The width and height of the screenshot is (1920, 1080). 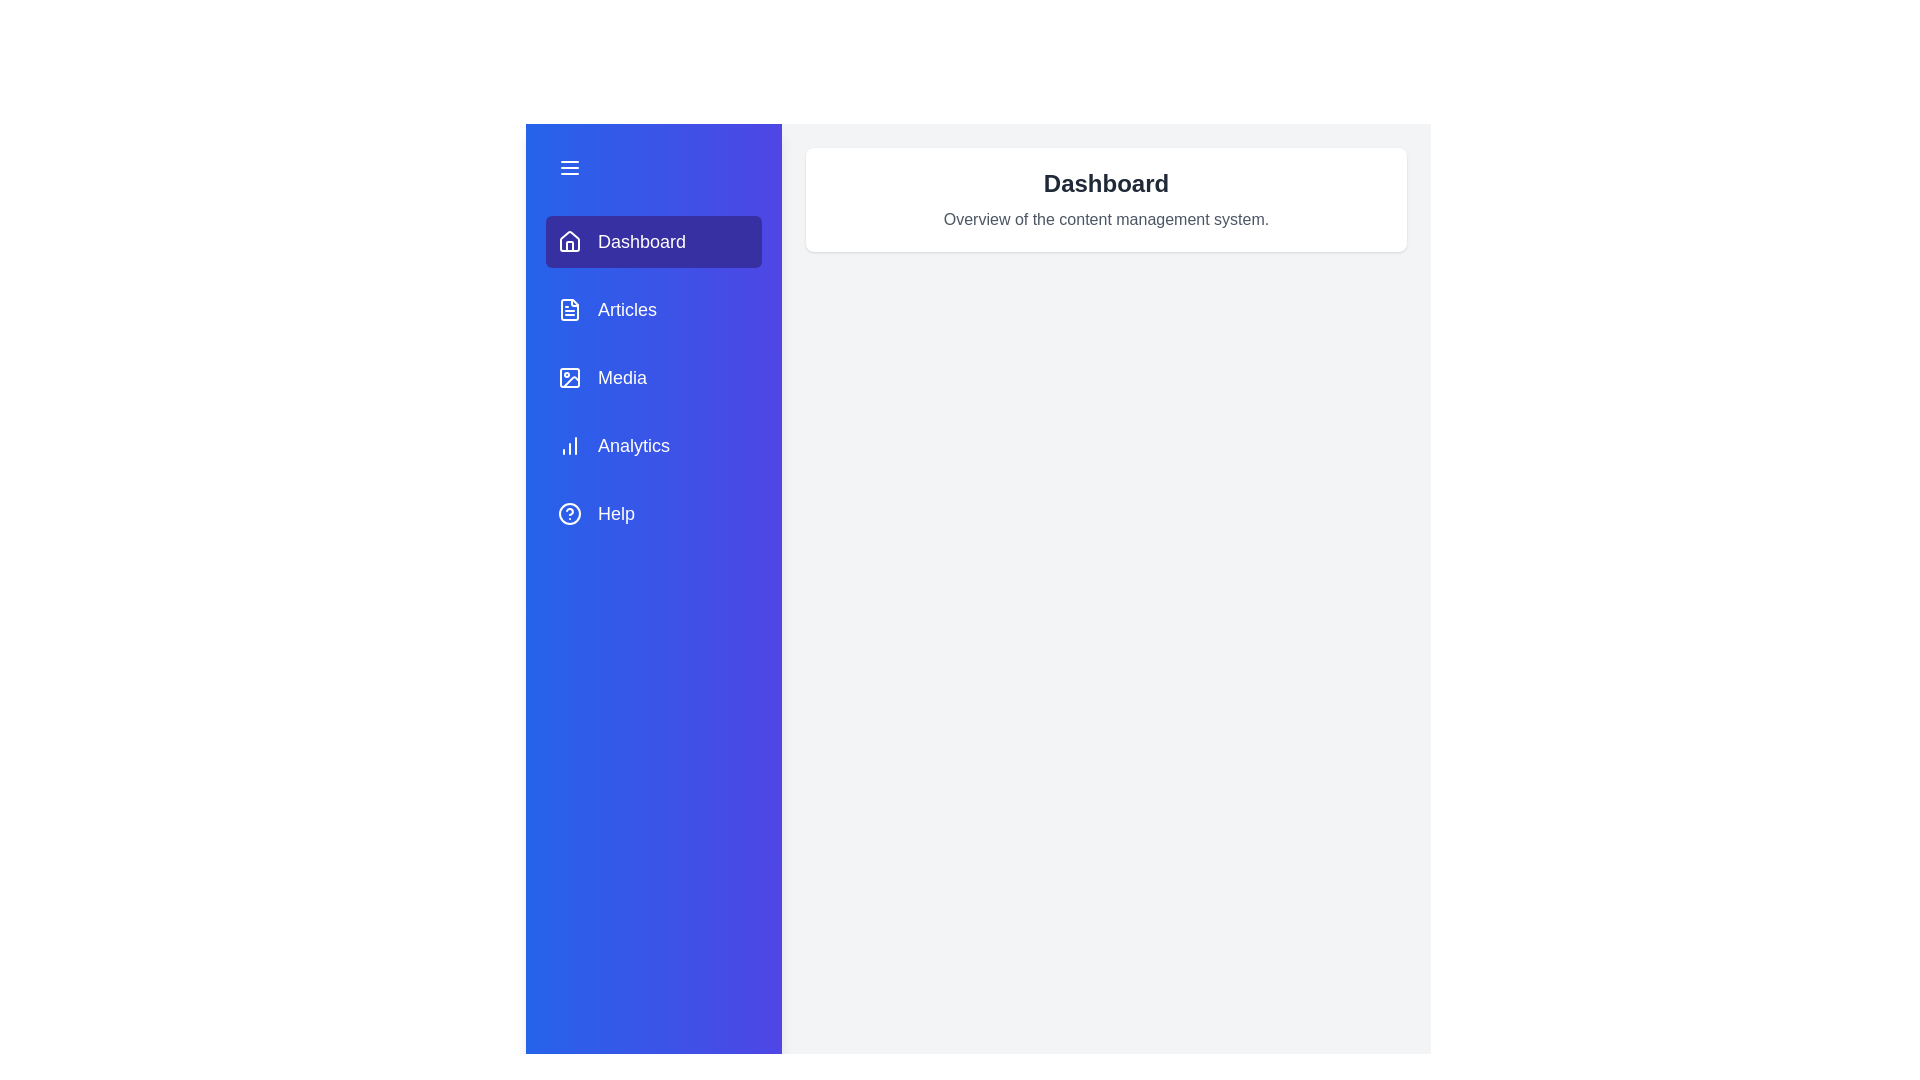 What do you see at coordinates (569, 241) in the screenshot?
I see `the icon next to the tab labeled Dashboard to inspect its details` at bounding box center [569, 241].